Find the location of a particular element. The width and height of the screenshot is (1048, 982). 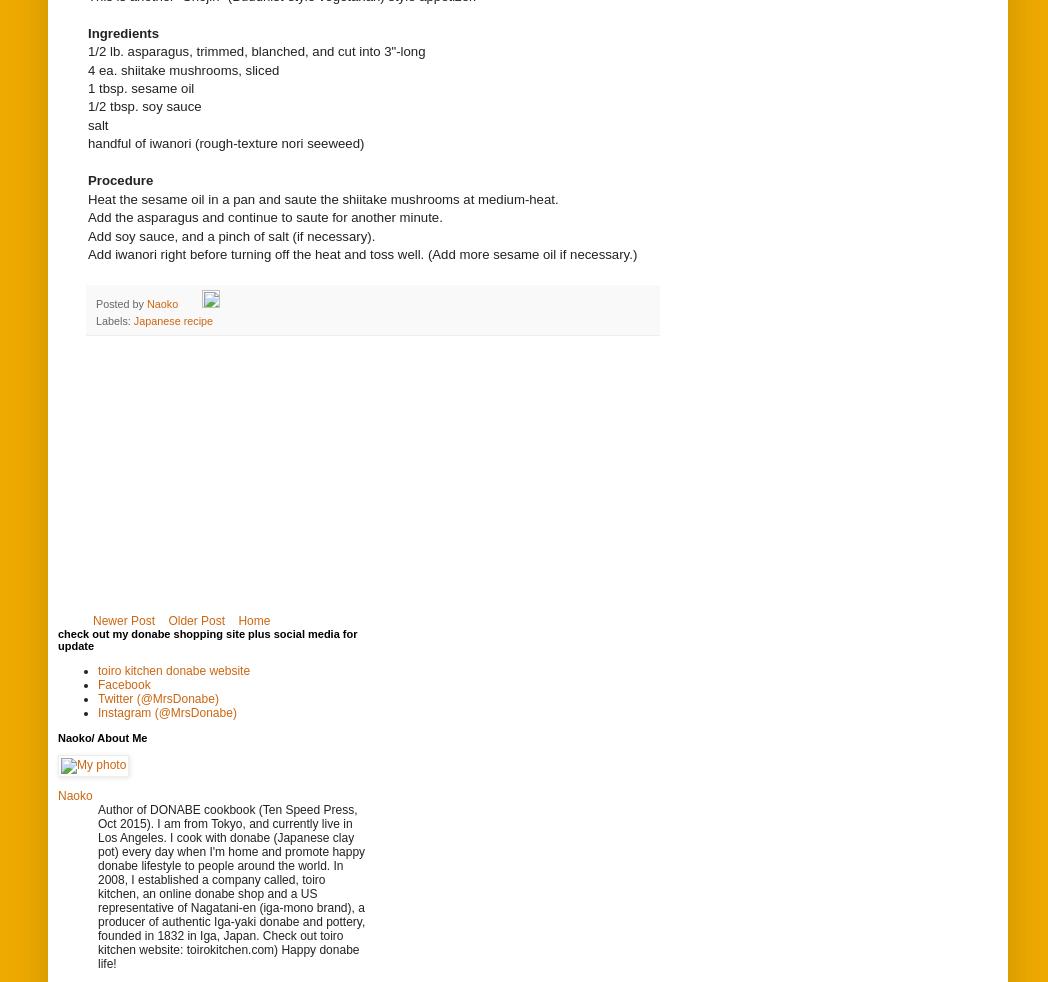

'1 tbsp. sesame oil' is located at coordinates (140, 86).